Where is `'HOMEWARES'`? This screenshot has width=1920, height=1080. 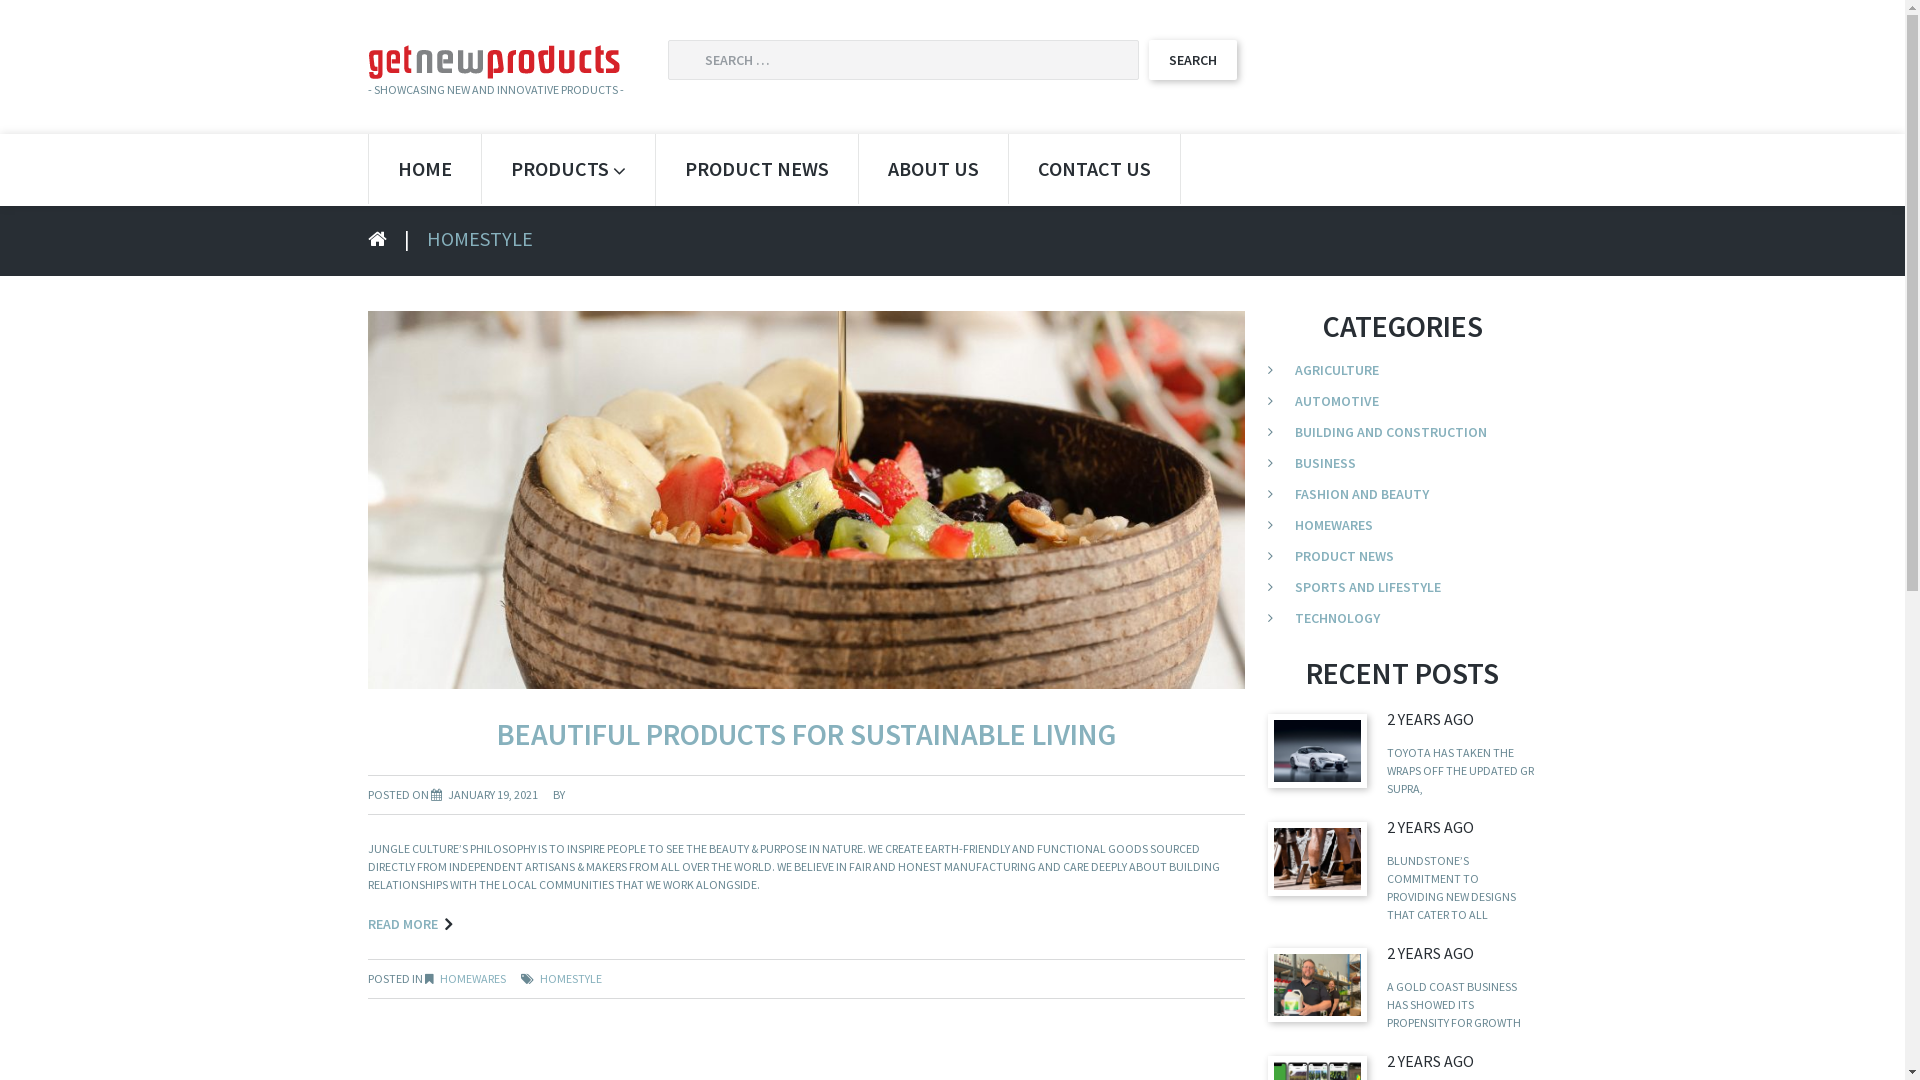
'HOMEWARES' is located at coordinates (472, 977).